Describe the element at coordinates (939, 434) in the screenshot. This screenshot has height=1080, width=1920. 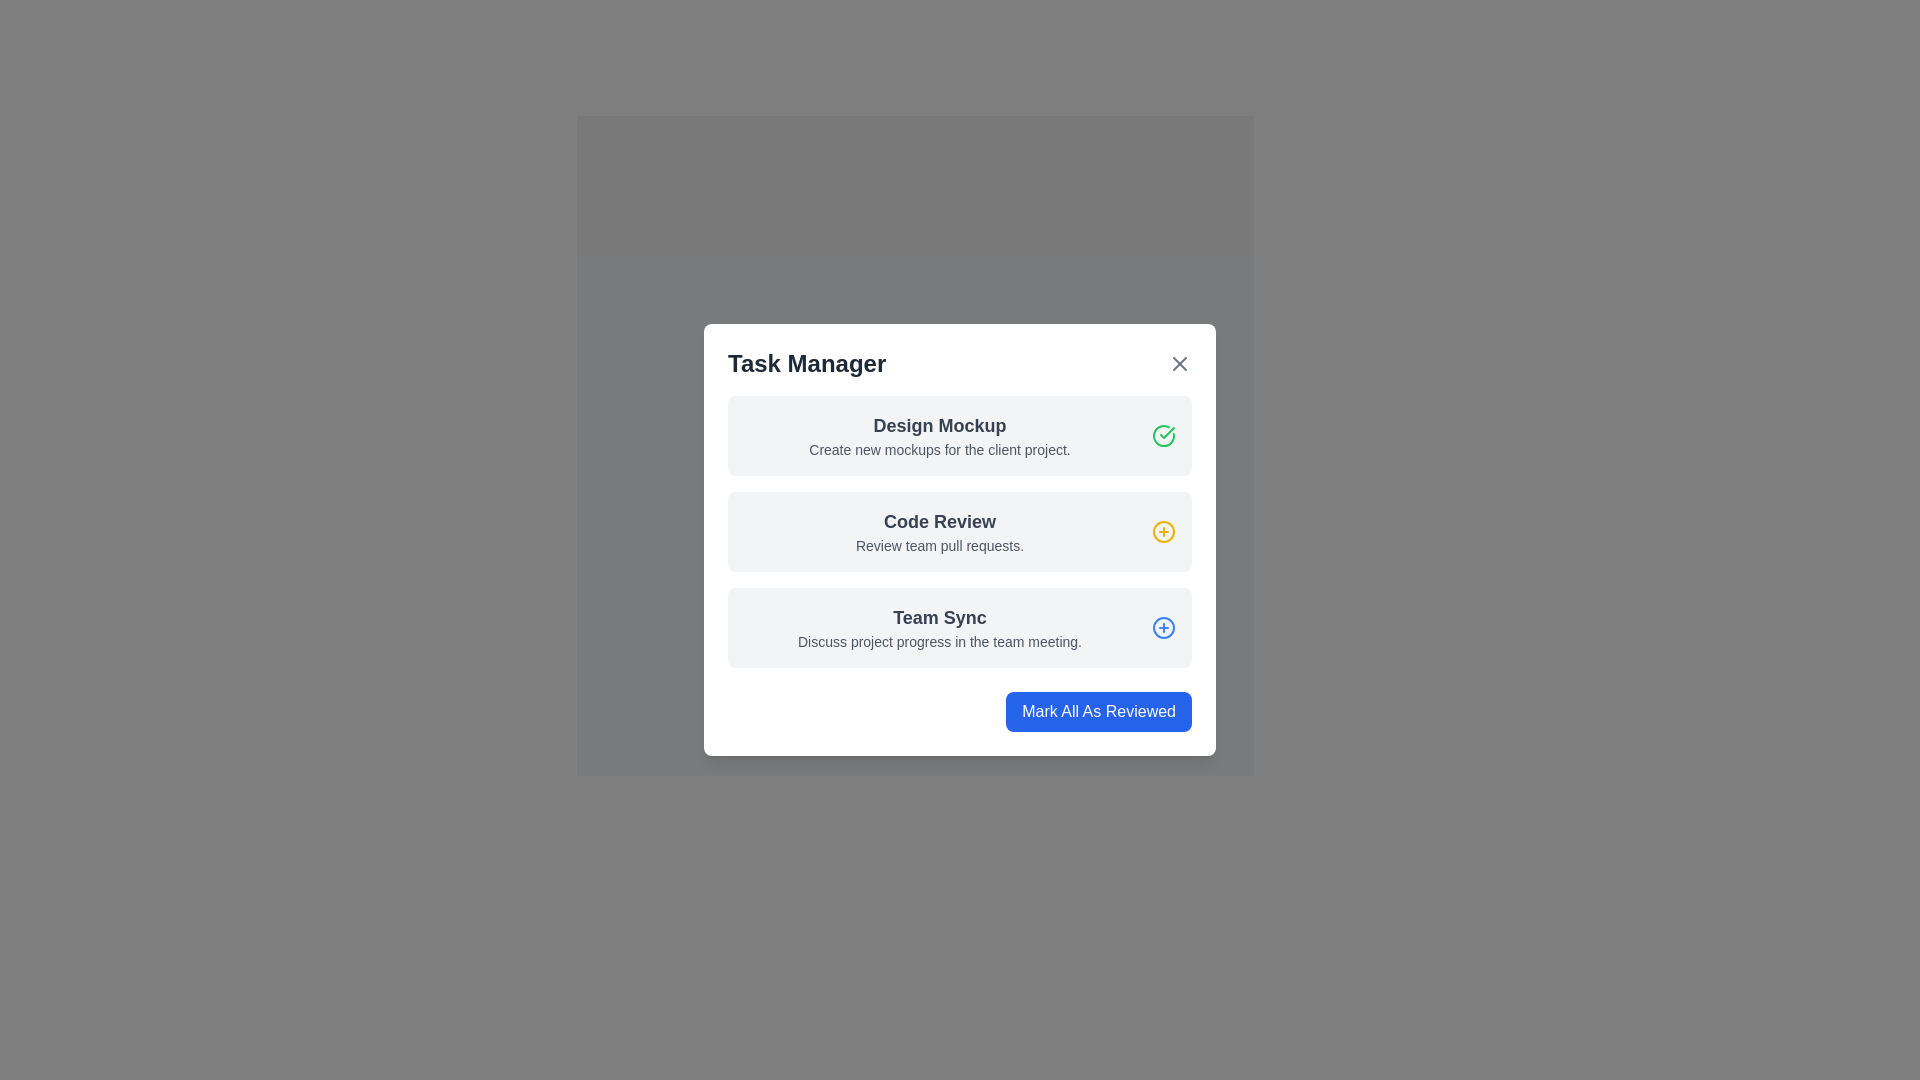
I see `the Text block titled 'Design Mockup', which includes a subtitle about creating new mockups, situated in the central portion of the 'Task Manager' modal` at that location.